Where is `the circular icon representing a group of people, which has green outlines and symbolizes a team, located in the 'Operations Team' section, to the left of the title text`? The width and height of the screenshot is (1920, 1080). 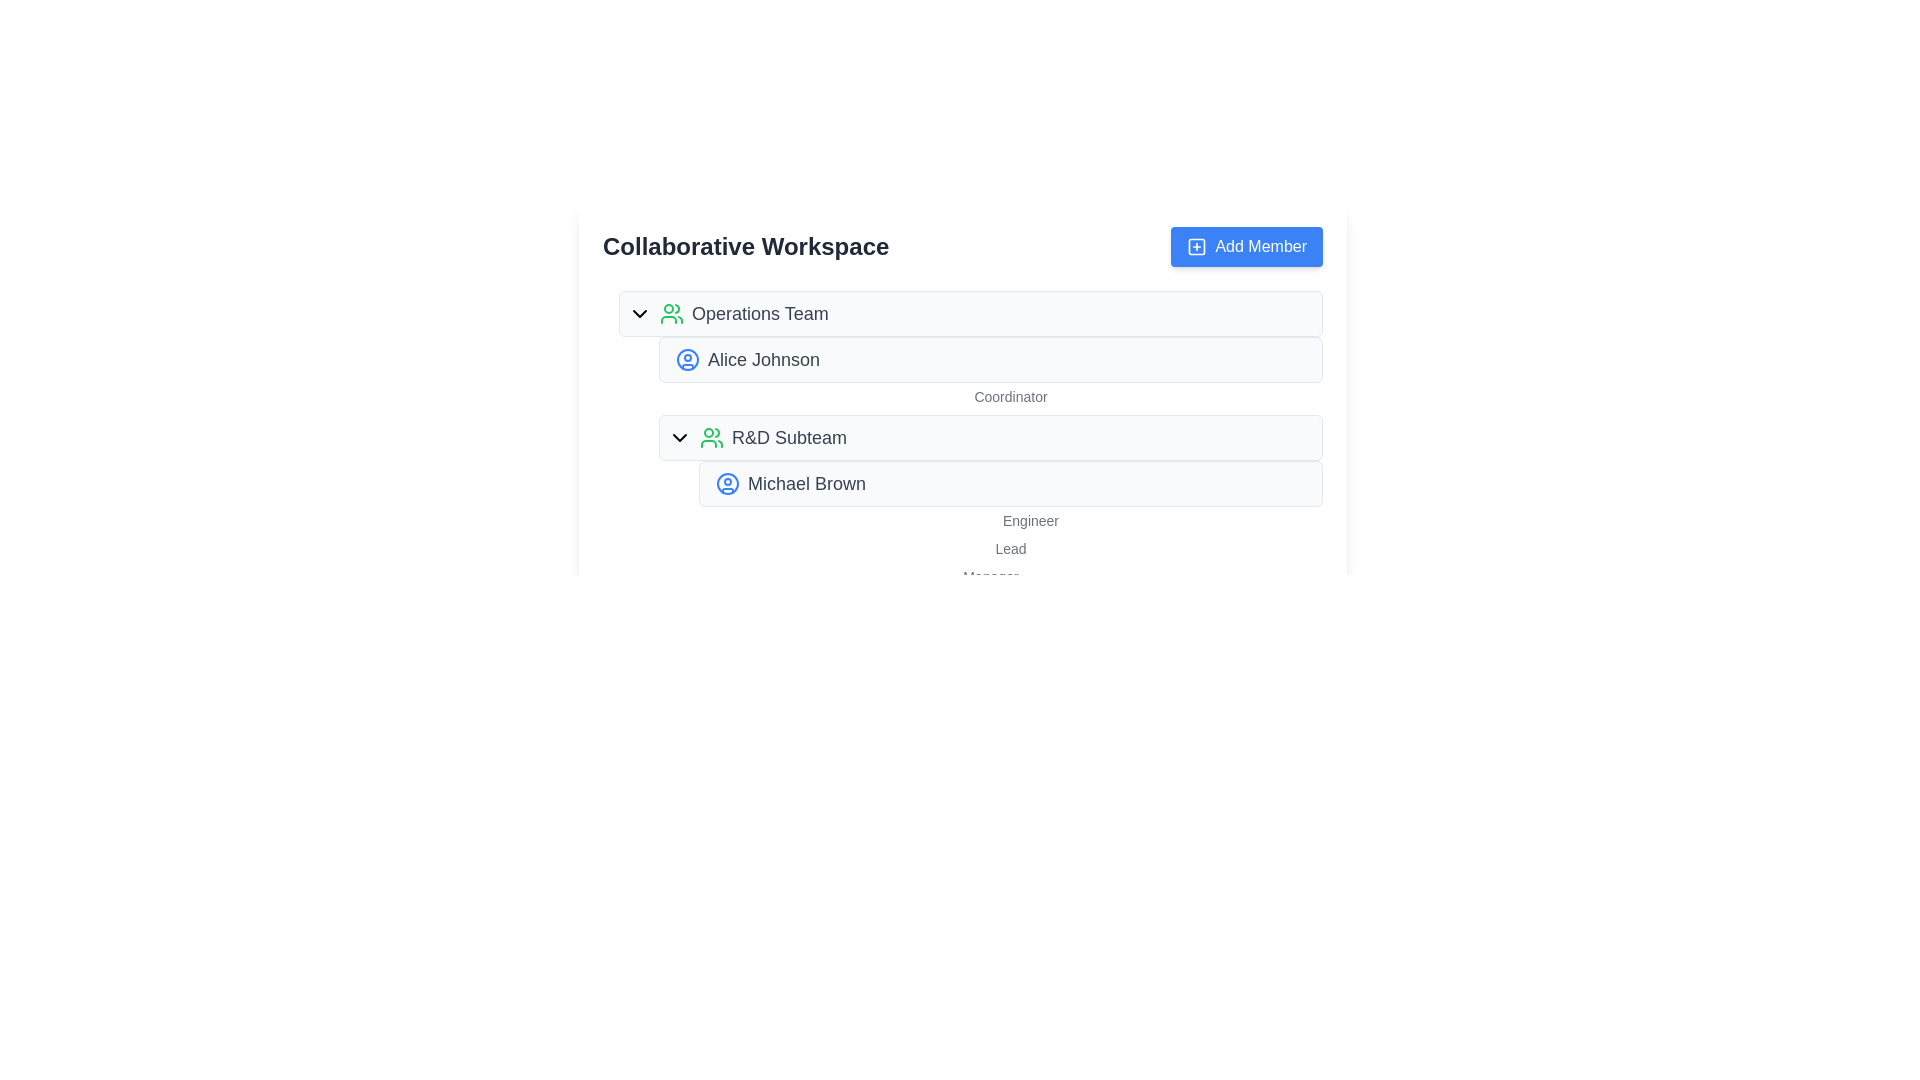
the circular icon representing a group of people, which has green outlines and symbolizes a team, located in the 'Operations Team' section, to the left of the title text is located at coordinates (672, 313).